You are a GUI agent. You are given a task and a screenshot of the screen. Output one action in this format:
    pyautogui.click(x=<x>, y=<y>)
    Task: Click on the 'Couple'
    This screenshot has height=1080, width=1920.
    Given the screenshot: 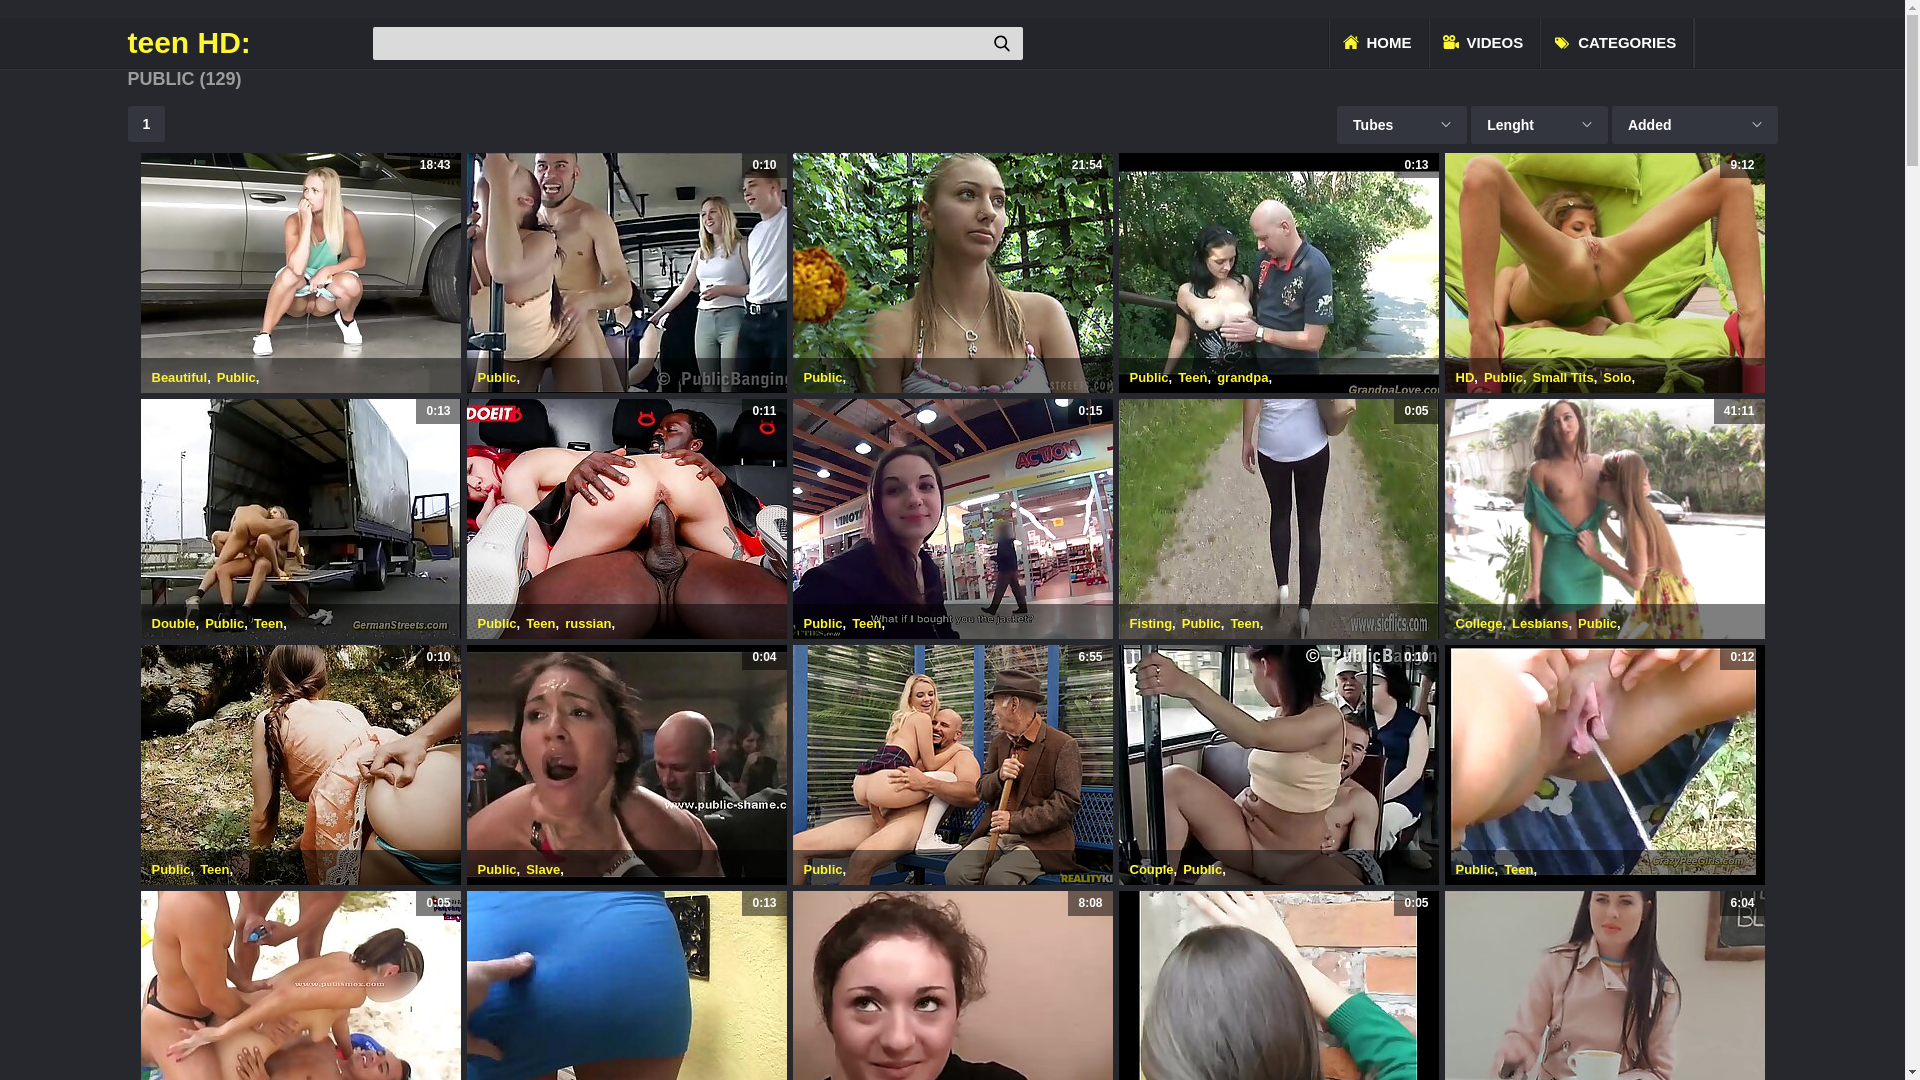 What is the action you would take?
    pyautogui.click(x=1152, y=868)
    